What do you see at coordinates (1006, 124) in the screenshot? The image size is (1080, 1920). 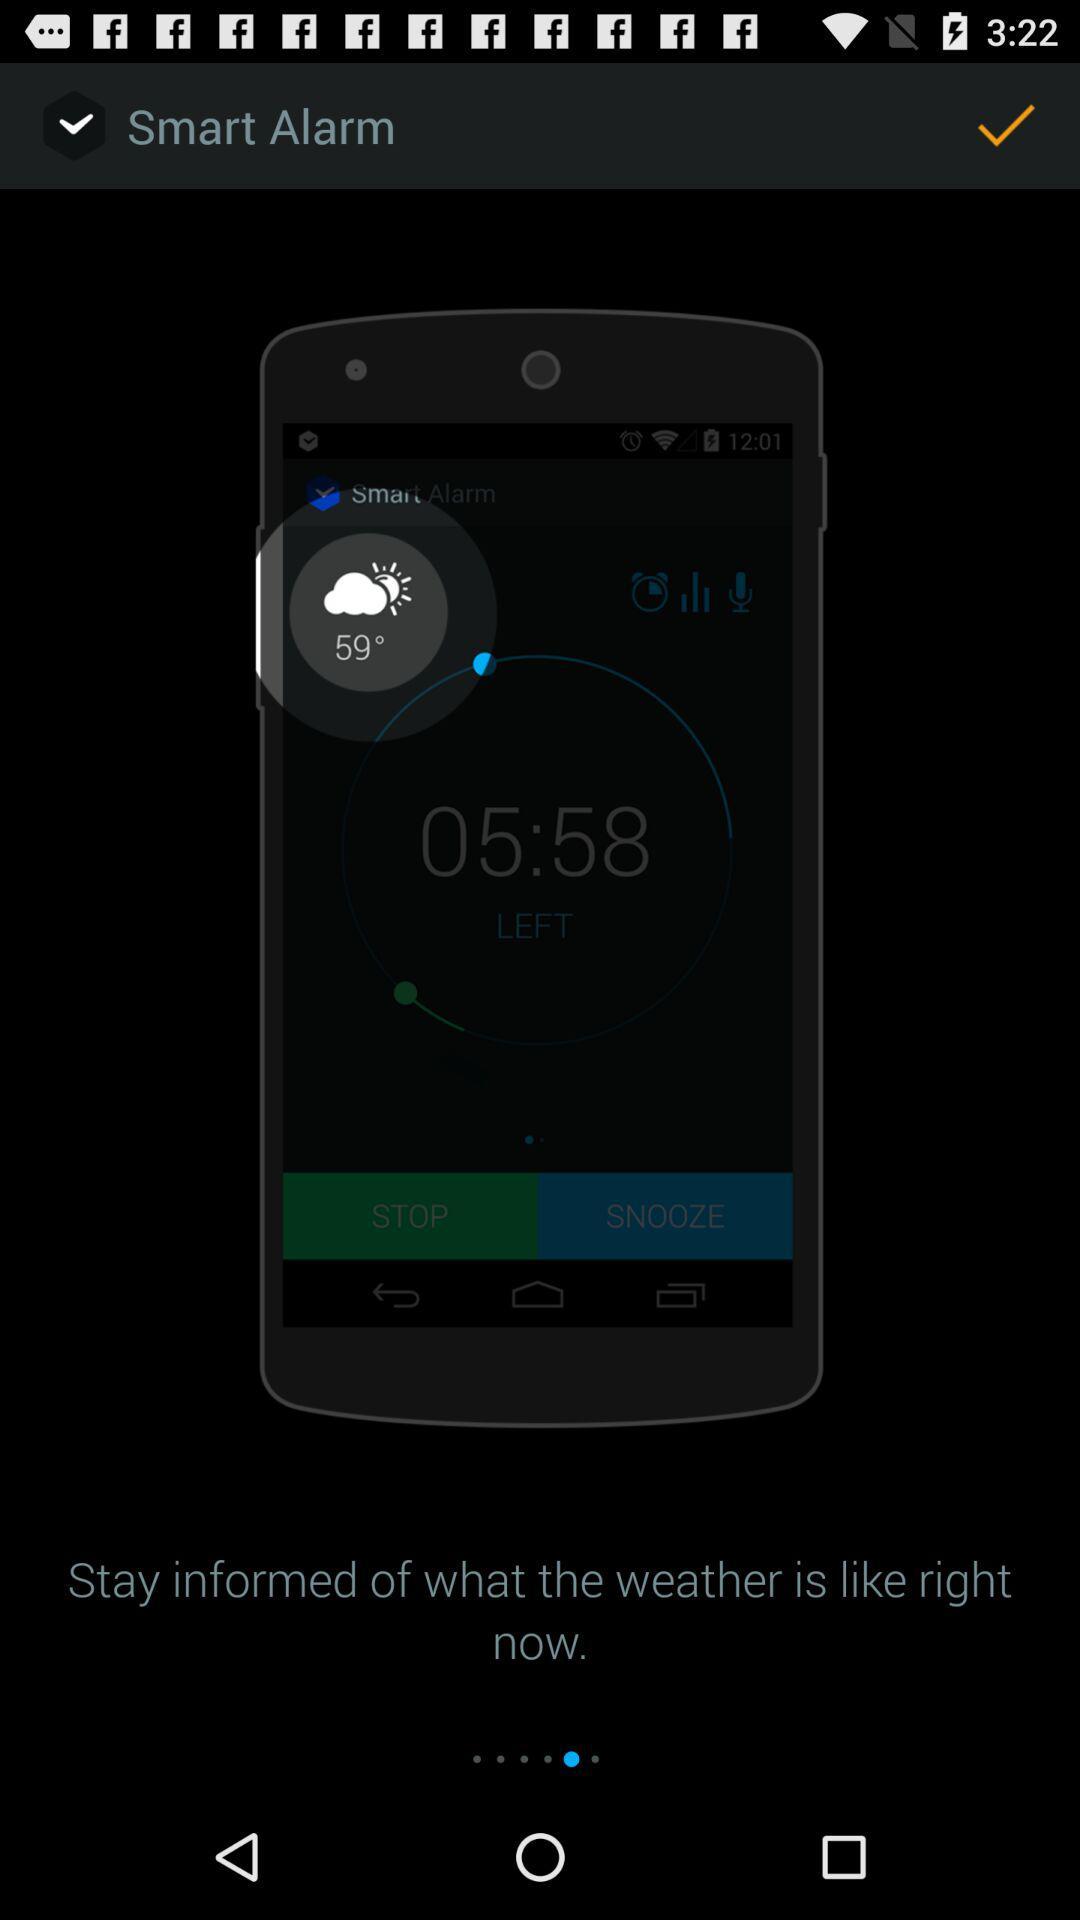 I see `the icon at the top right corner` at bounding box center [1006, 124].